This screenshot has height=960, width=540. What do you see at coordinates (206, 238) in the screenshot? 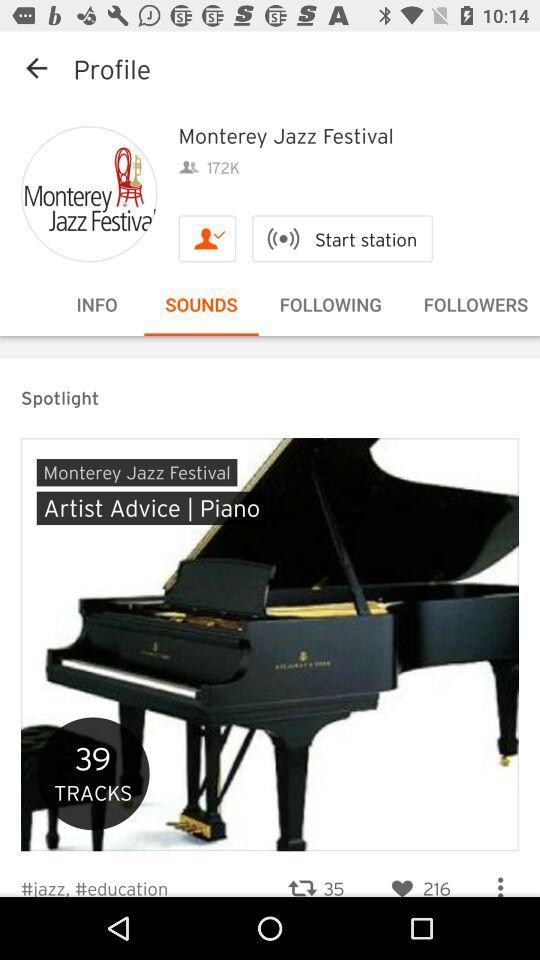
I see `icon below the 172k icon` at bounding box center [206, 238].